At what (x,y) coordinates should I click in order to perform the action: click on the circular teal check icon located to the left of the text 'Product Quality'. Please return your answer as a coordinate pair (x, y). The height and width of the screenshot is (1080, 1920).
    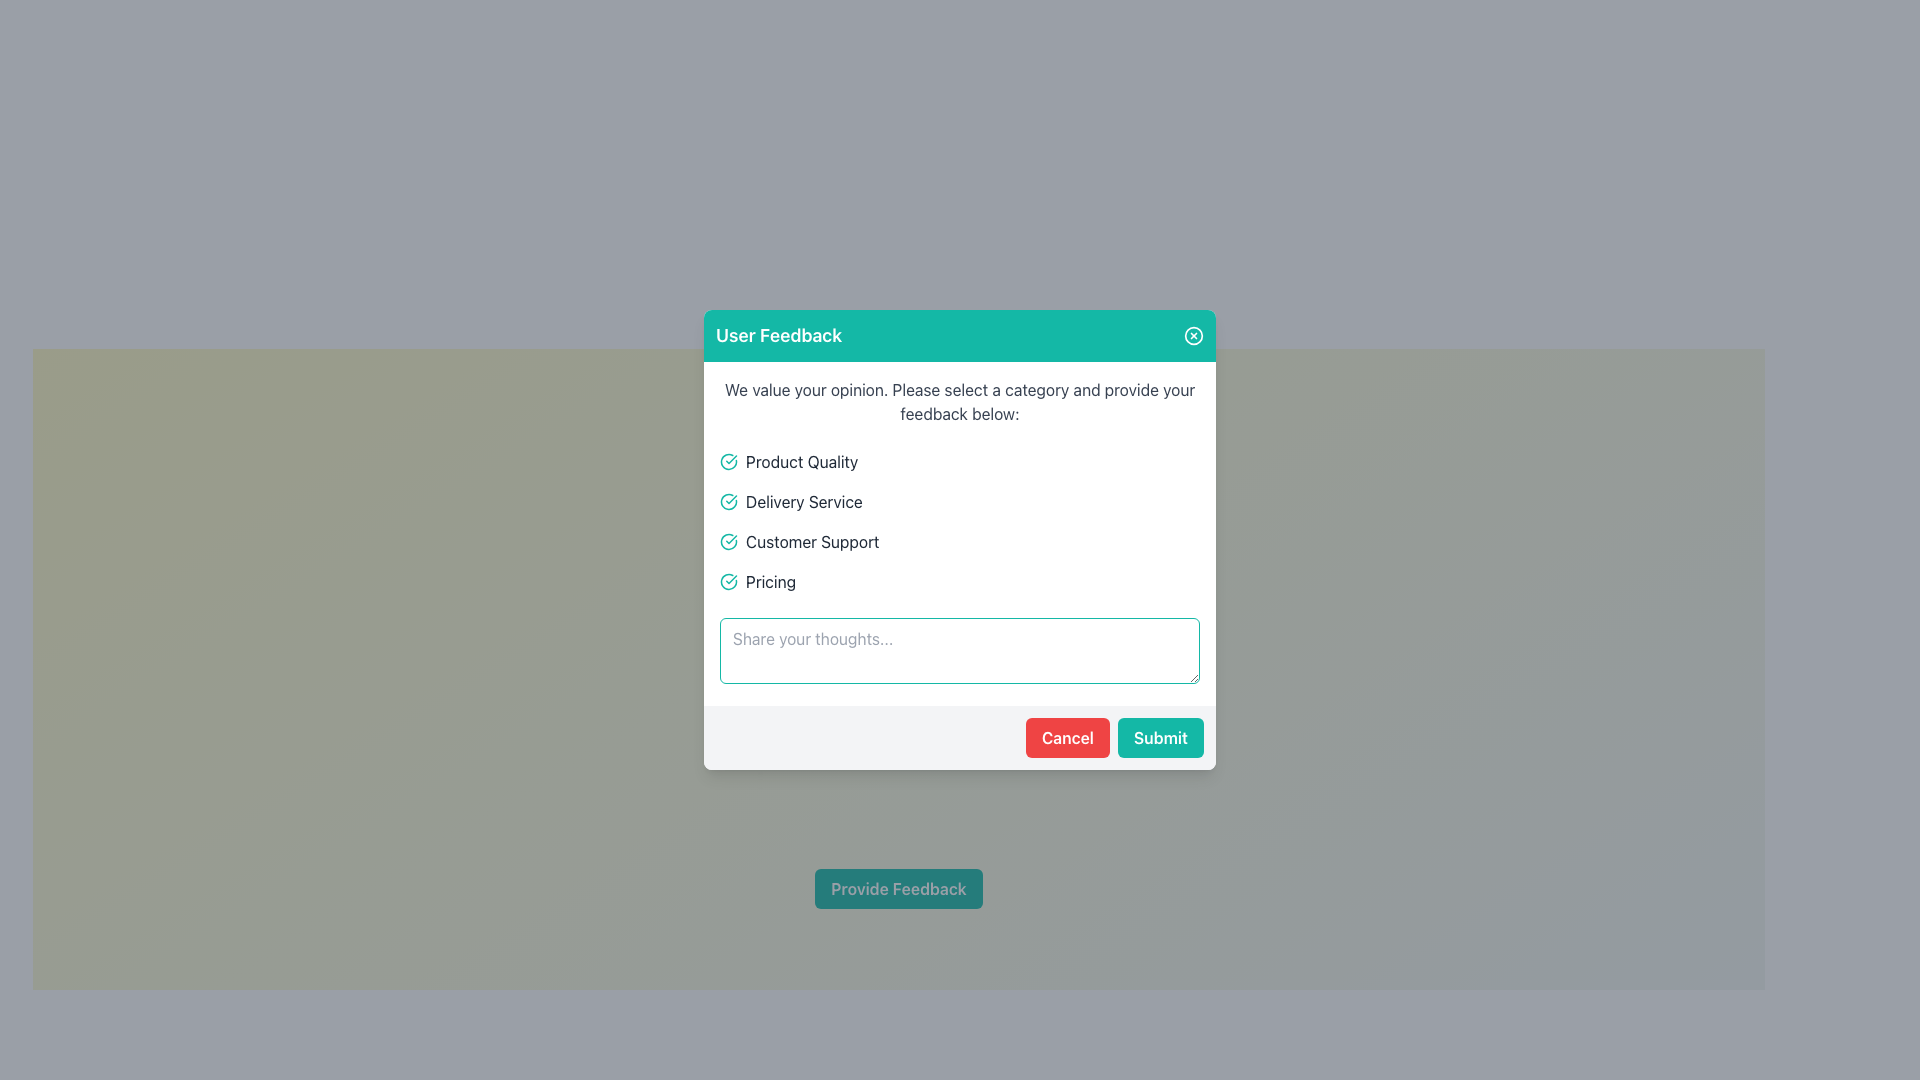
    Looking at the image, I should click on (728, 462).